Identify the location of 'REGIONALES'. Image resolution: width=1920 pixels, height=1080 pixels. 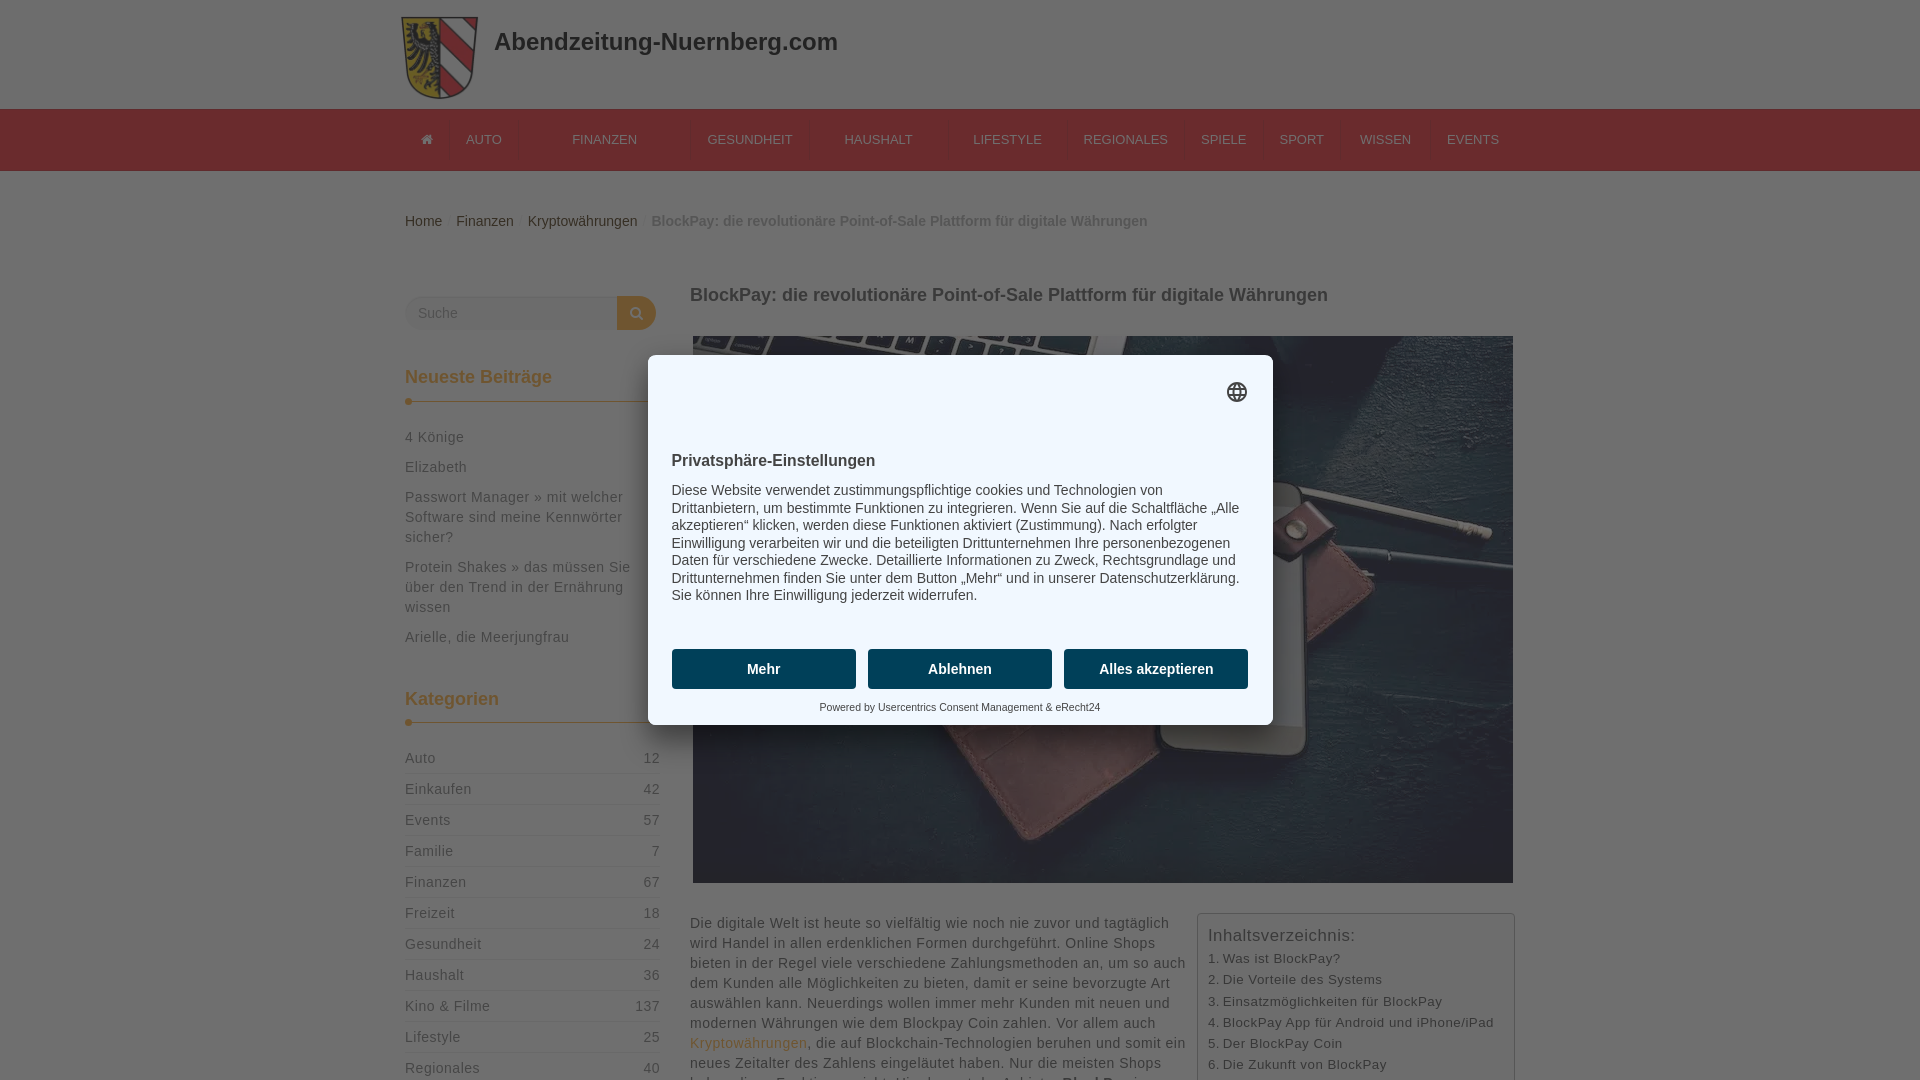
(1117, 138).